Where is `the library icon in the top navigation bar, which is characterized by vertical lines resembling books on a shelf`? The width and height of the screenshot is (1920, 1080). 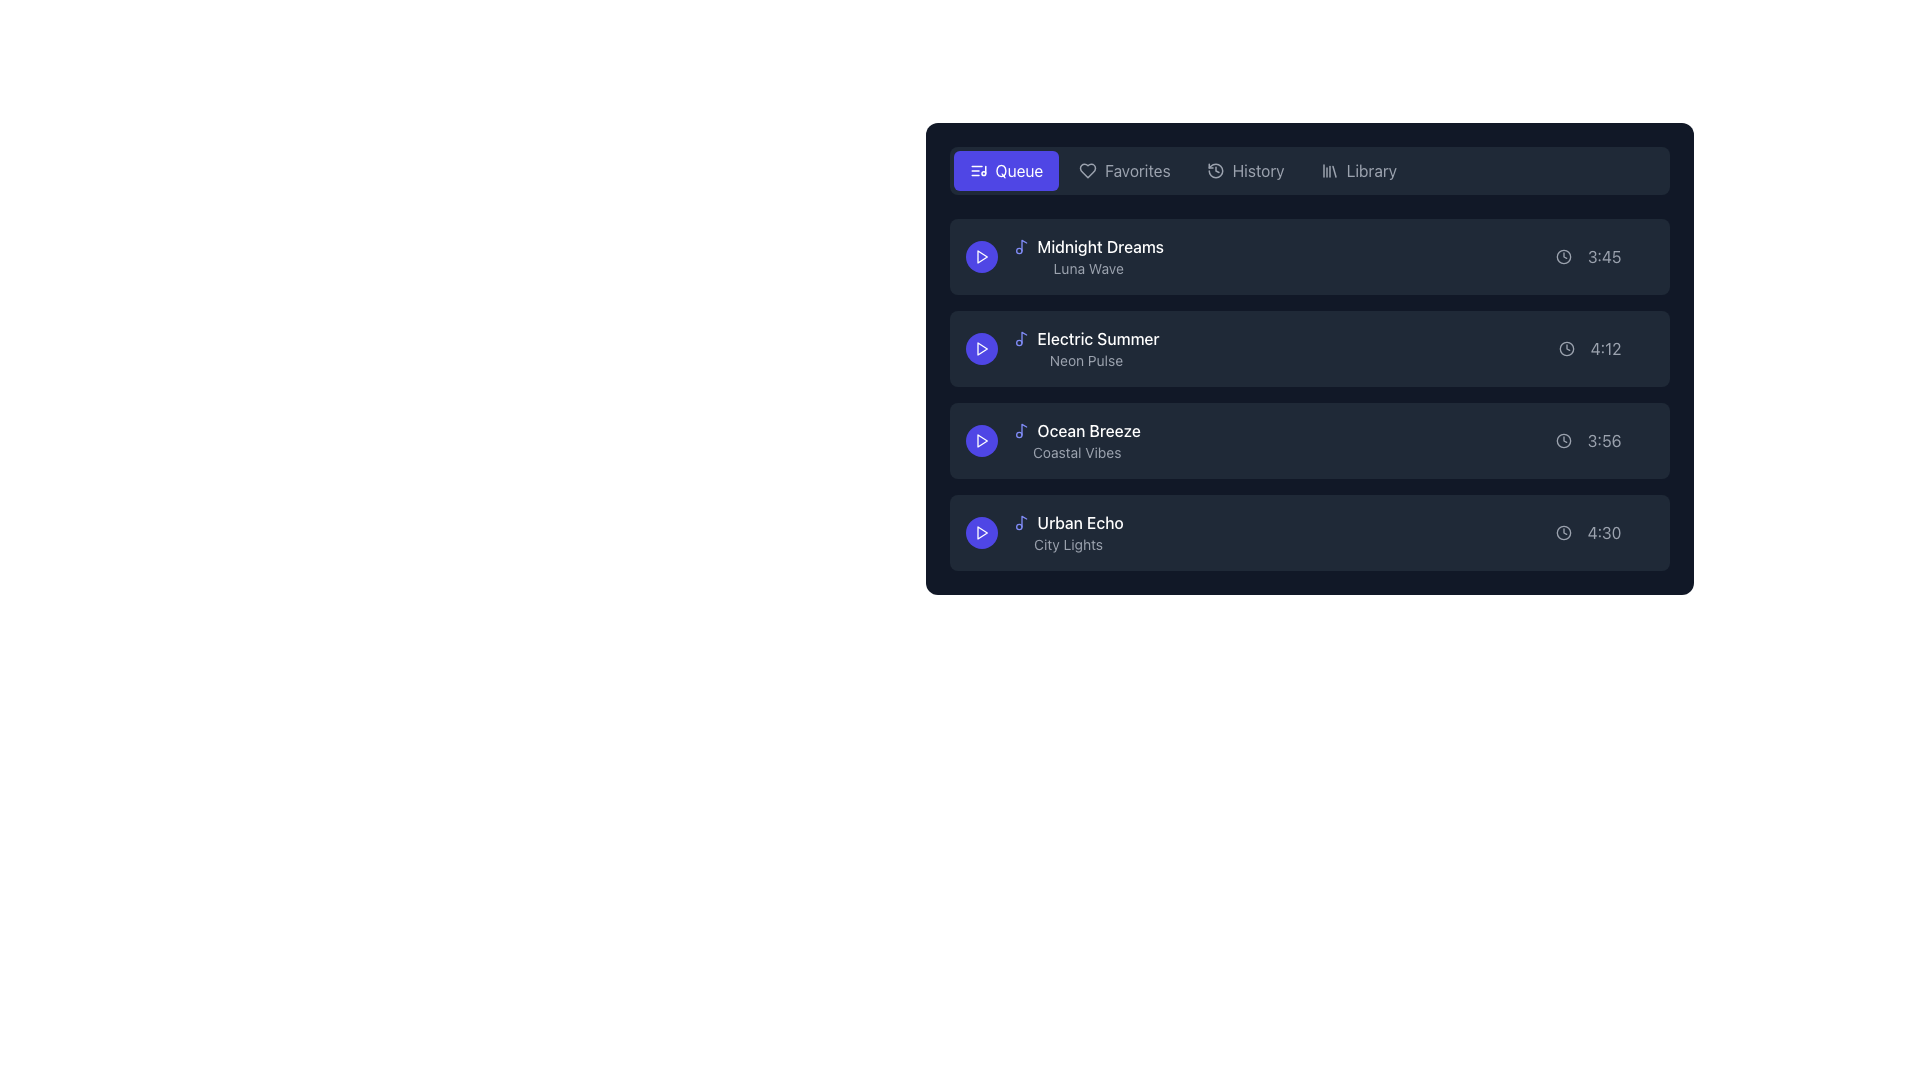
the library icon in the top navigation bar, which is characterized by vertical lines resembling books on a shelf is located at coordinates (1329, 169).